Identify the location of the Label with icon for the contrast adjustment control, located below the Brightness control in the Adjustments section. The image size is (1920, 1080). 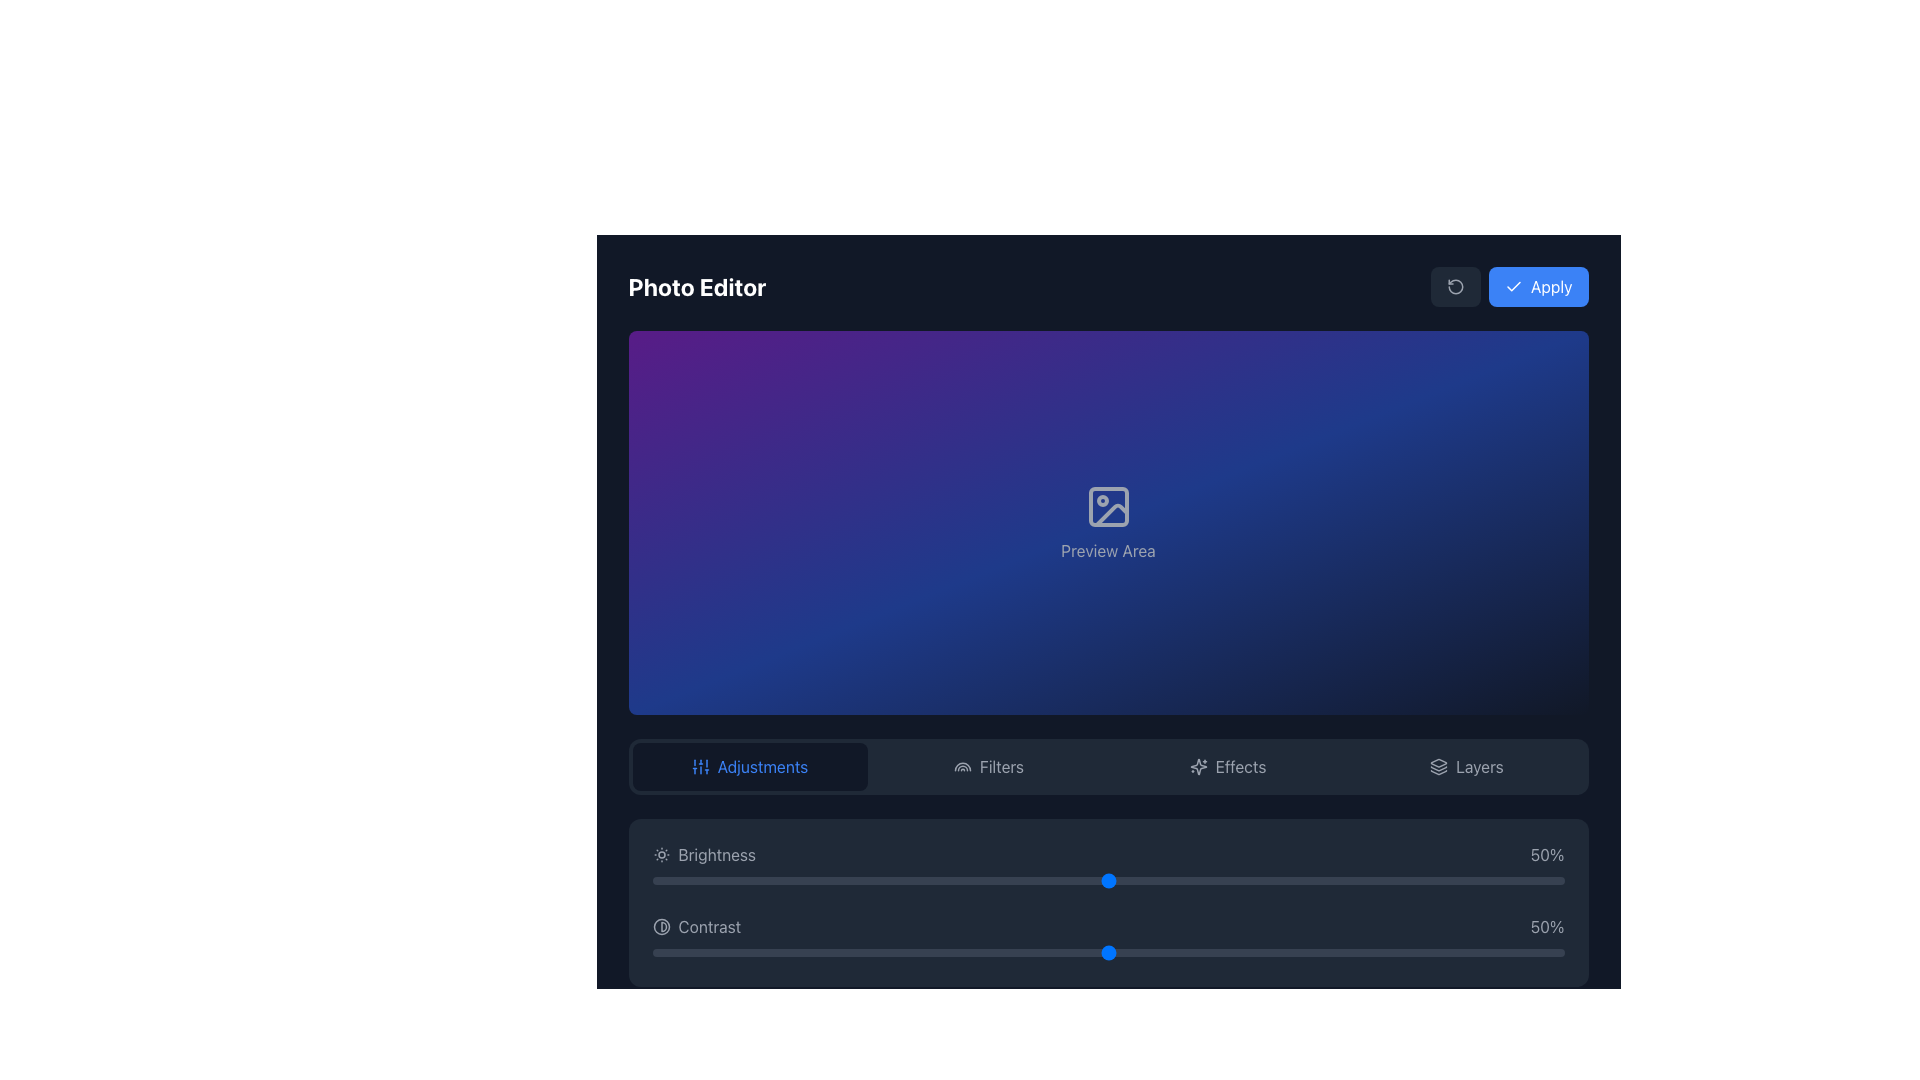
(696, 926).